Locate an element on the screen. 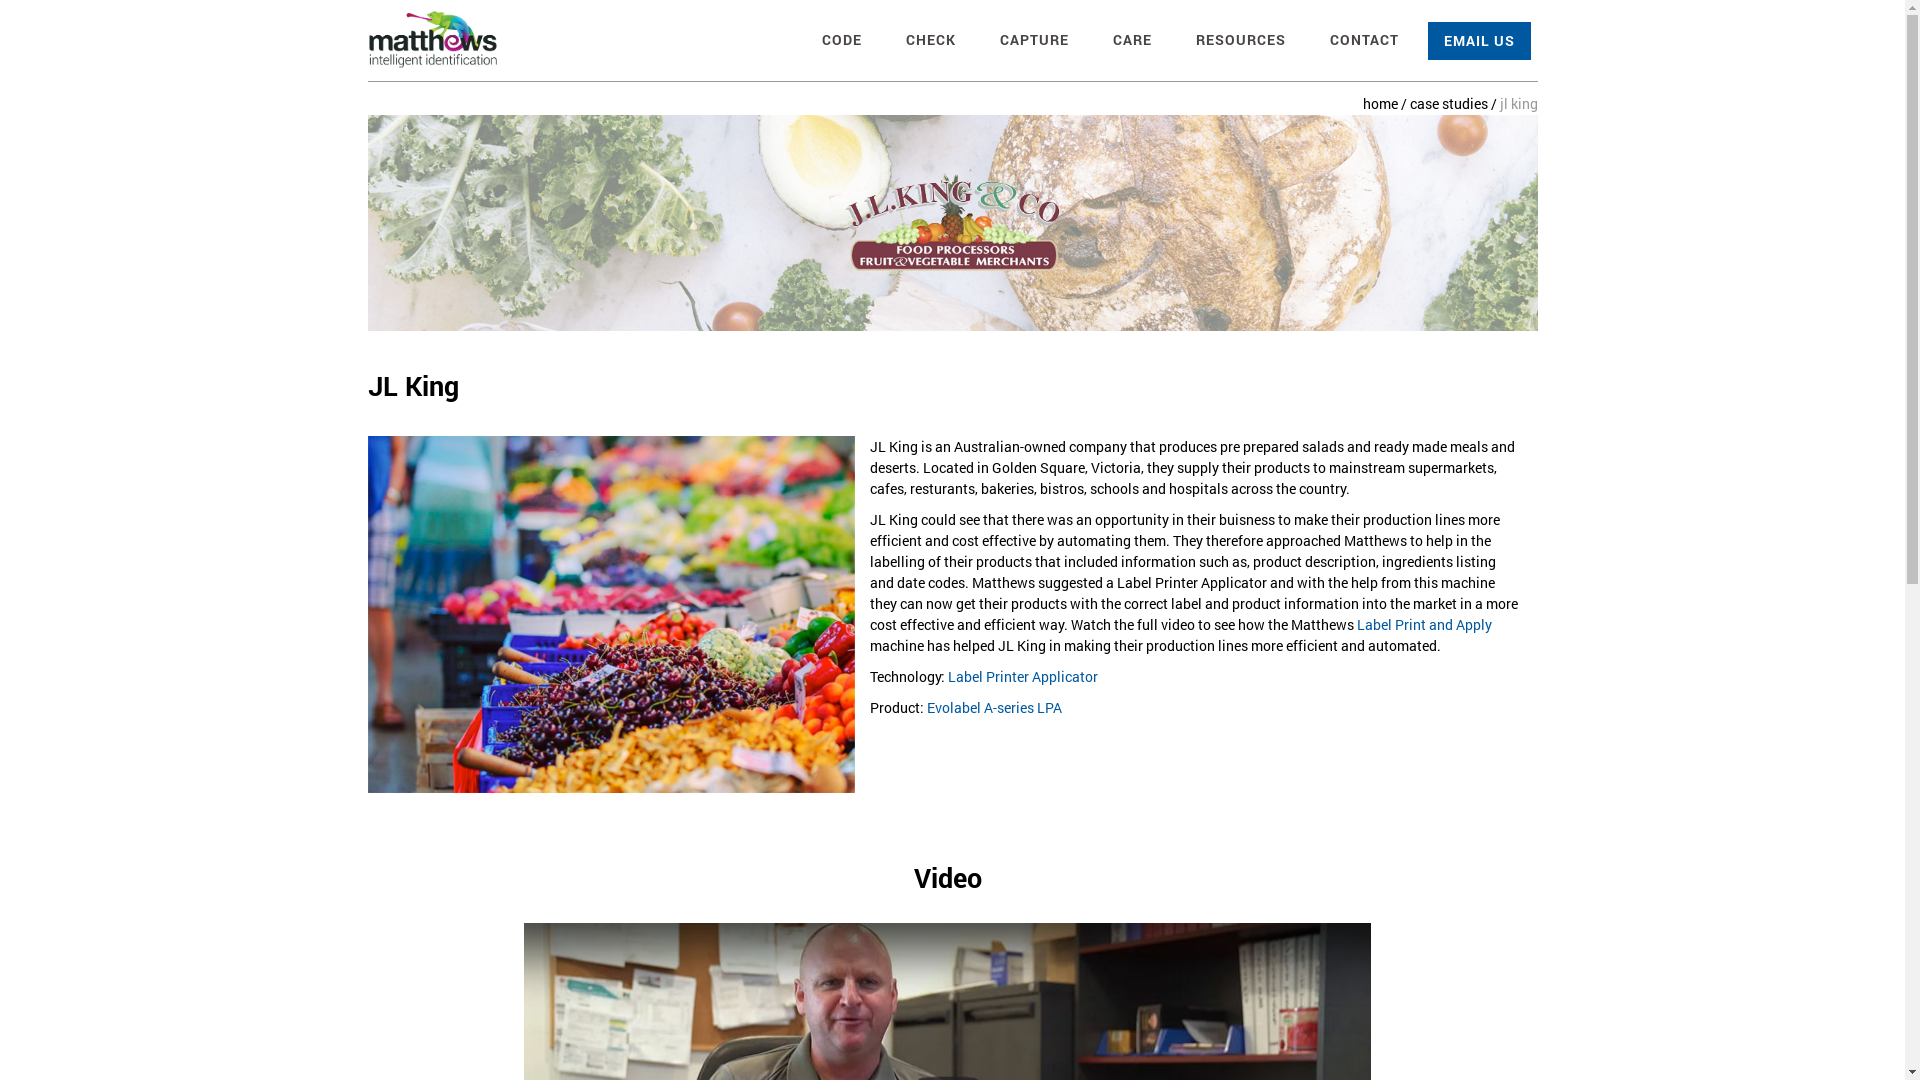 The width and height of the screenshot is (1920, 1080). 'EMAIL US' is located at coordinates (1479, 41).